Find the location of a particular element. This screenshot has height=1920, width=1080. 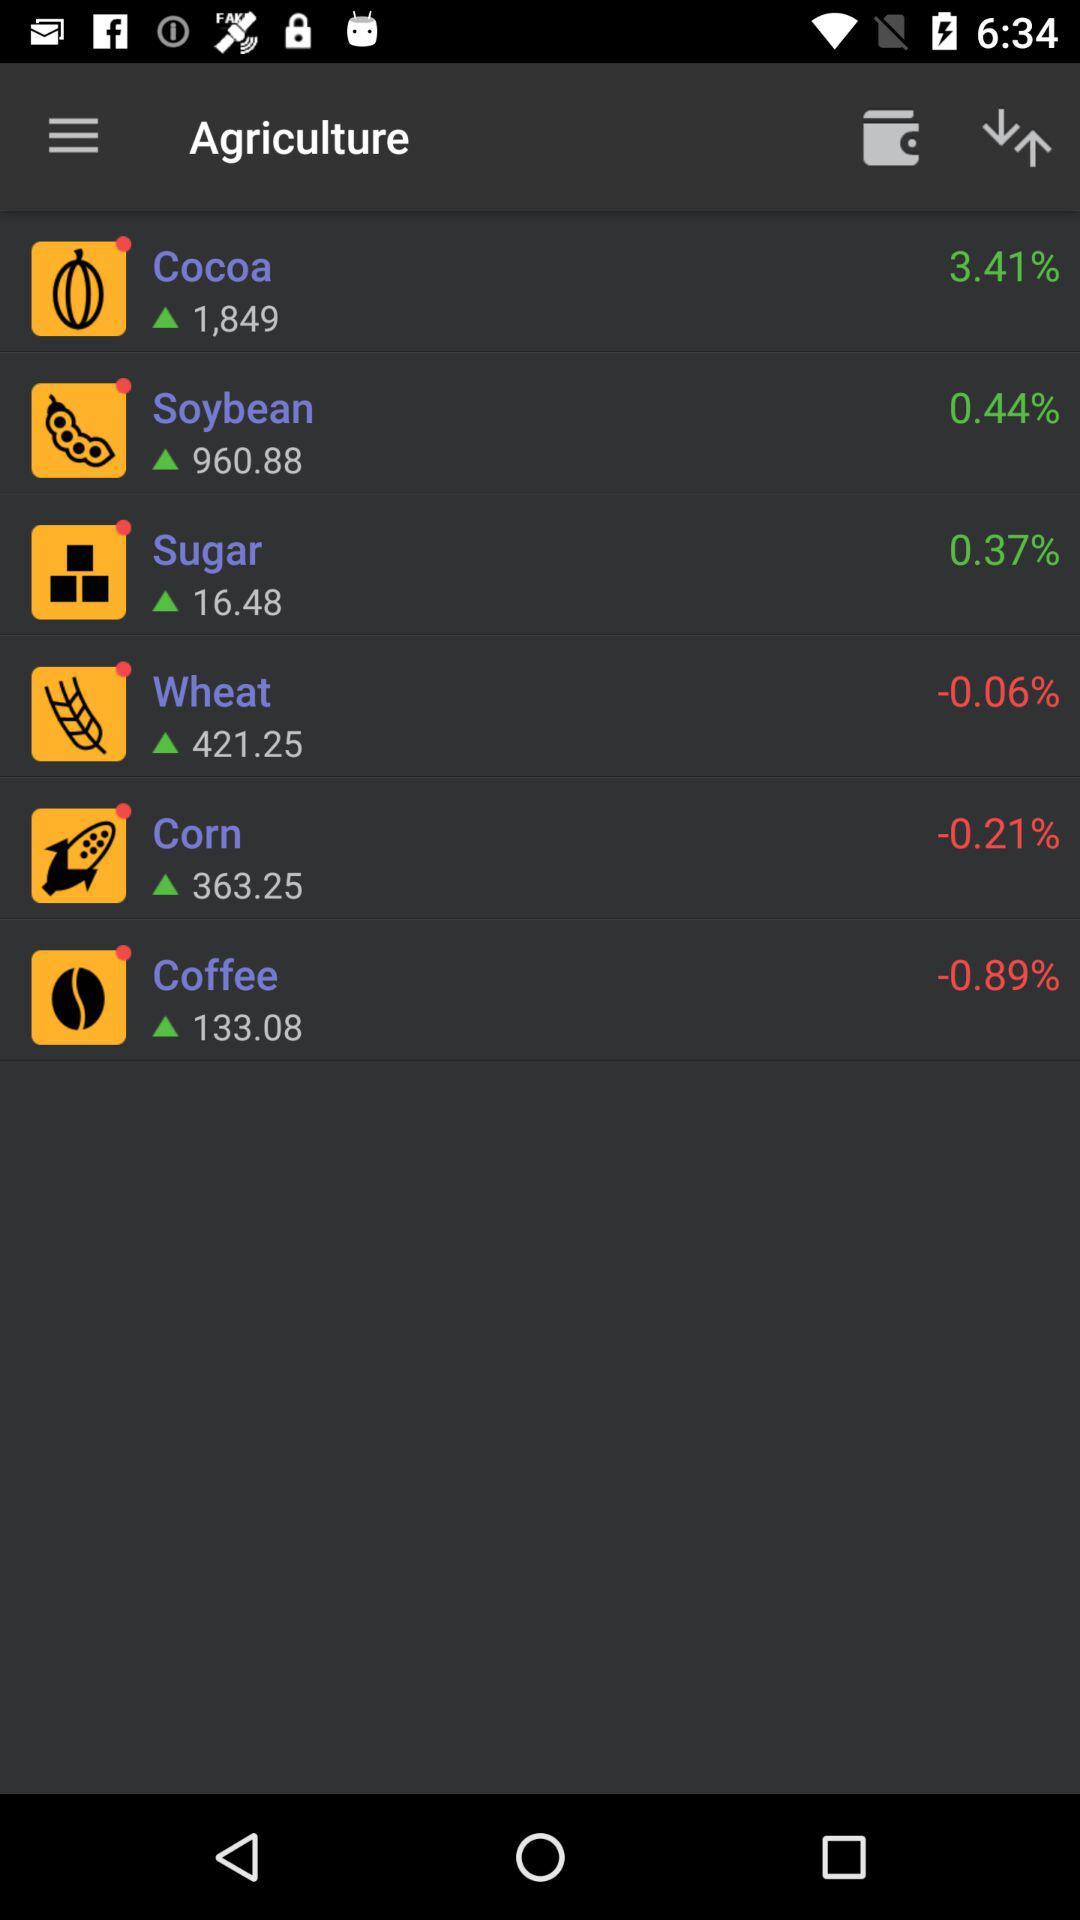

change position is located at coordinates (1017, 135).